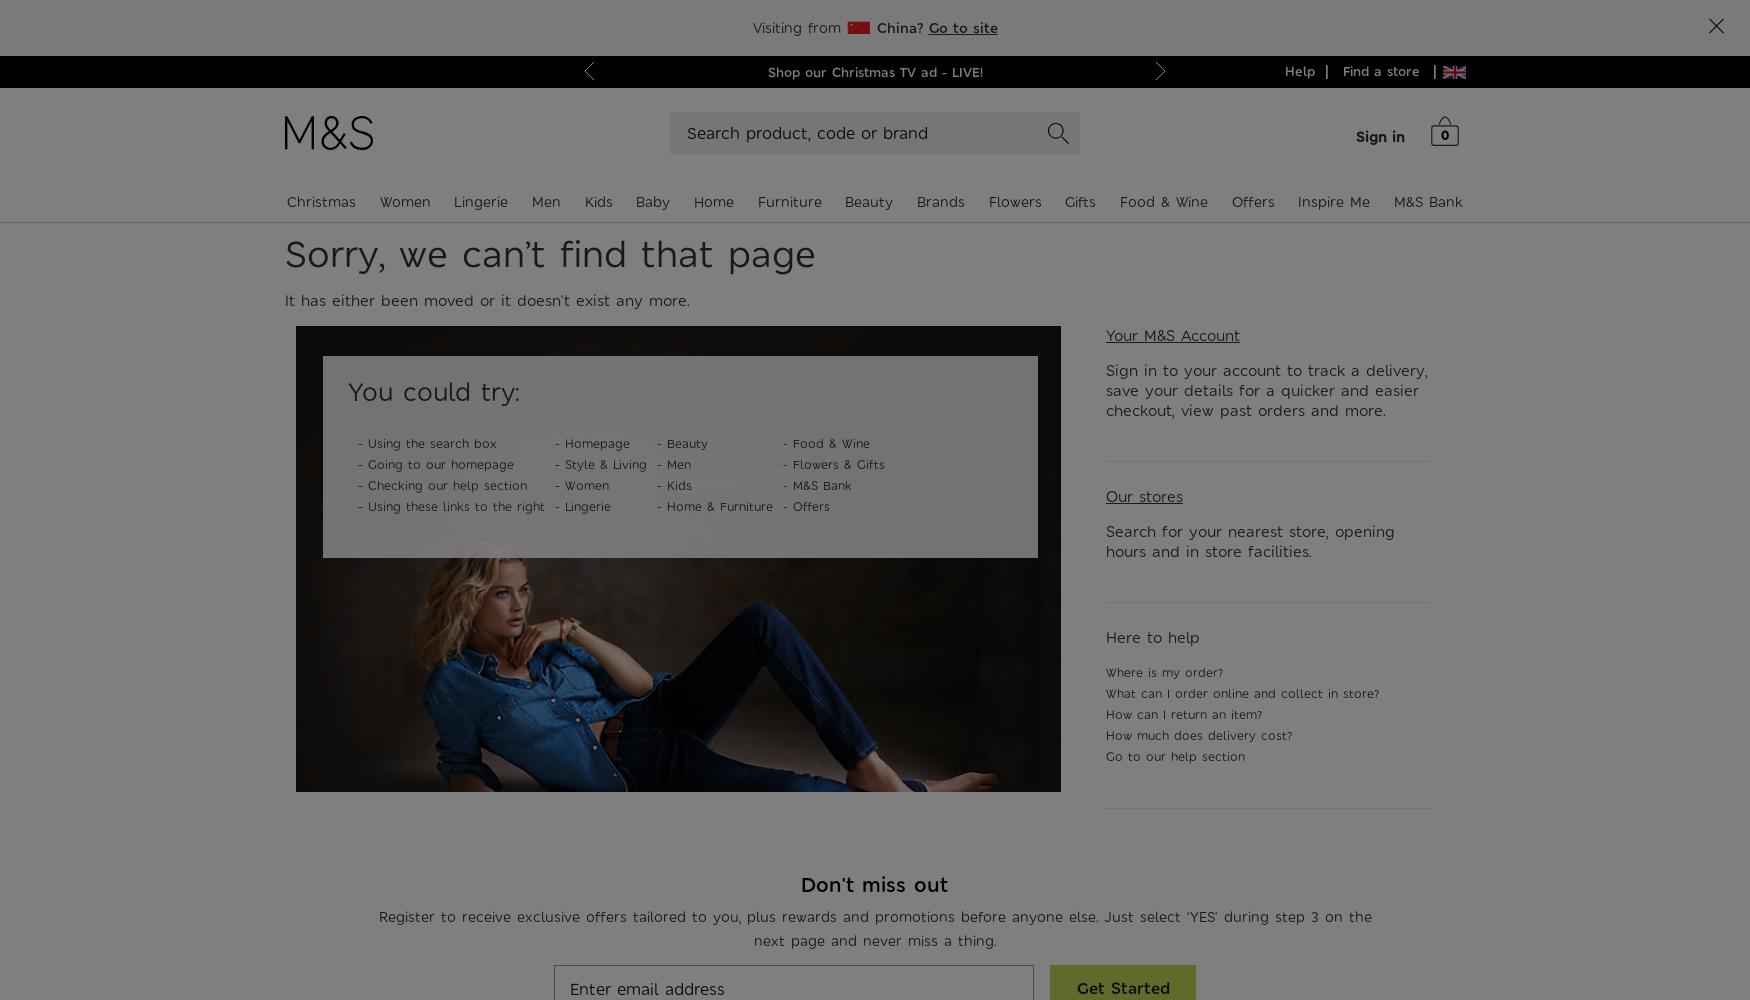  I want to click on 'Go to site', so click(962, 28).